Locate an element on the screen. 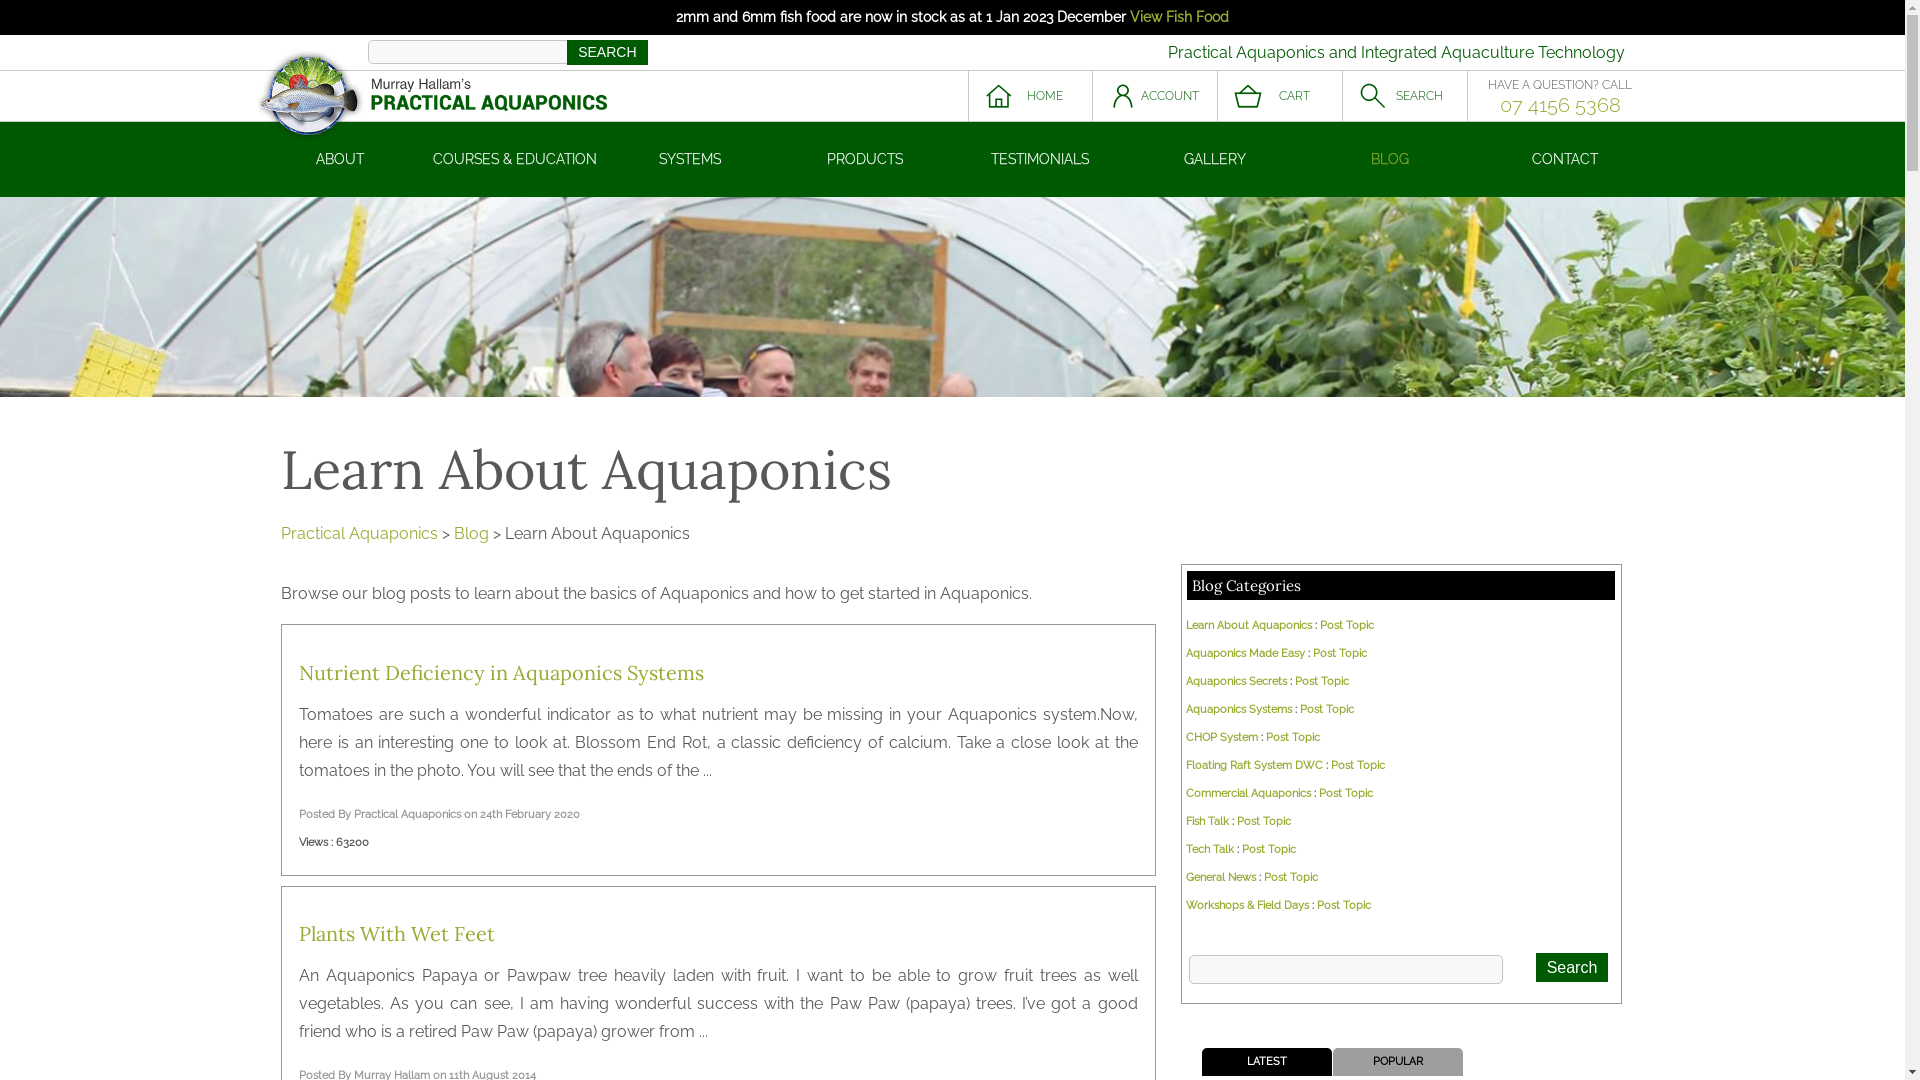 This screenshot has width=1920, height=1080. 'Post Topic' is located at coordinates (1291, 876).